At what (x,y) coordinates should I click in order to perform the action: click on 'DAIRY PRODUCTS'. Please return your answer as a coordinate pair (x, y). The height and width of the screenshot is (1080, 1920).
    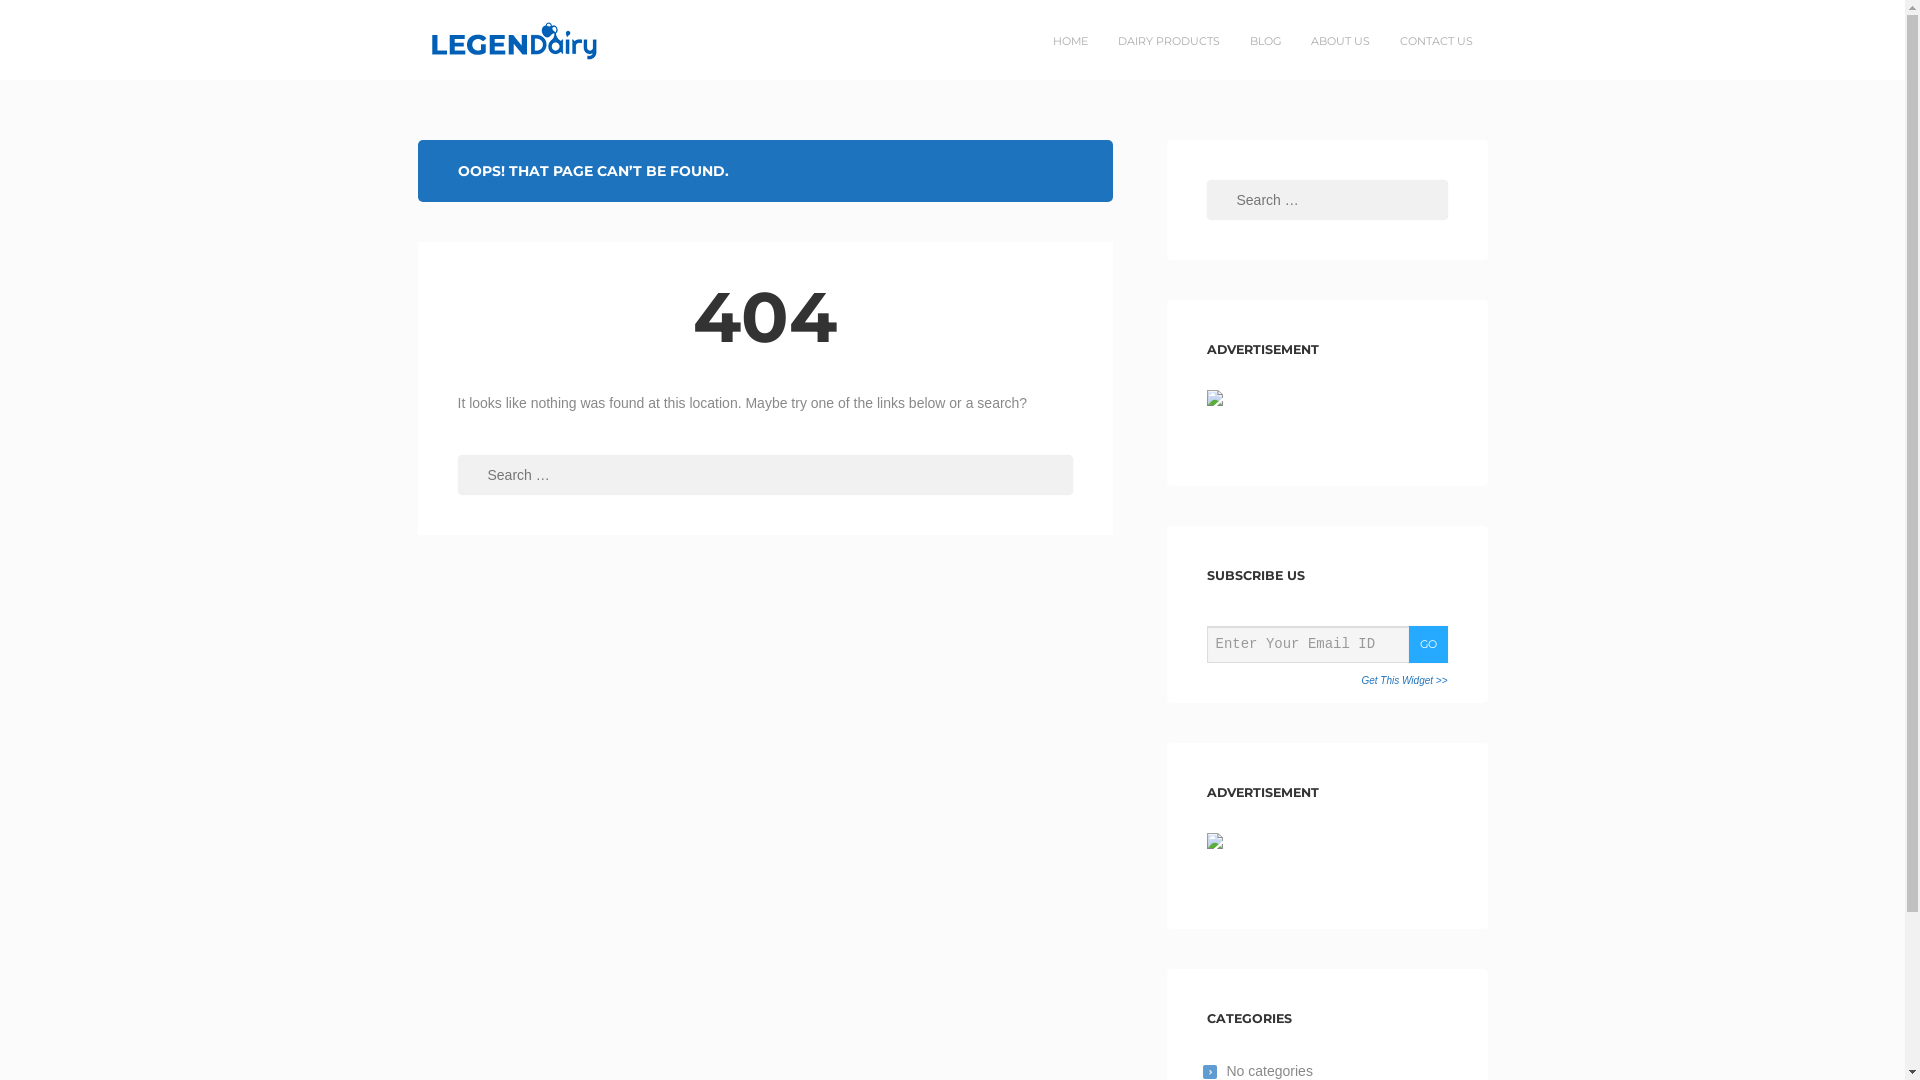
    Looking at the image, I should click on (1167, 41).